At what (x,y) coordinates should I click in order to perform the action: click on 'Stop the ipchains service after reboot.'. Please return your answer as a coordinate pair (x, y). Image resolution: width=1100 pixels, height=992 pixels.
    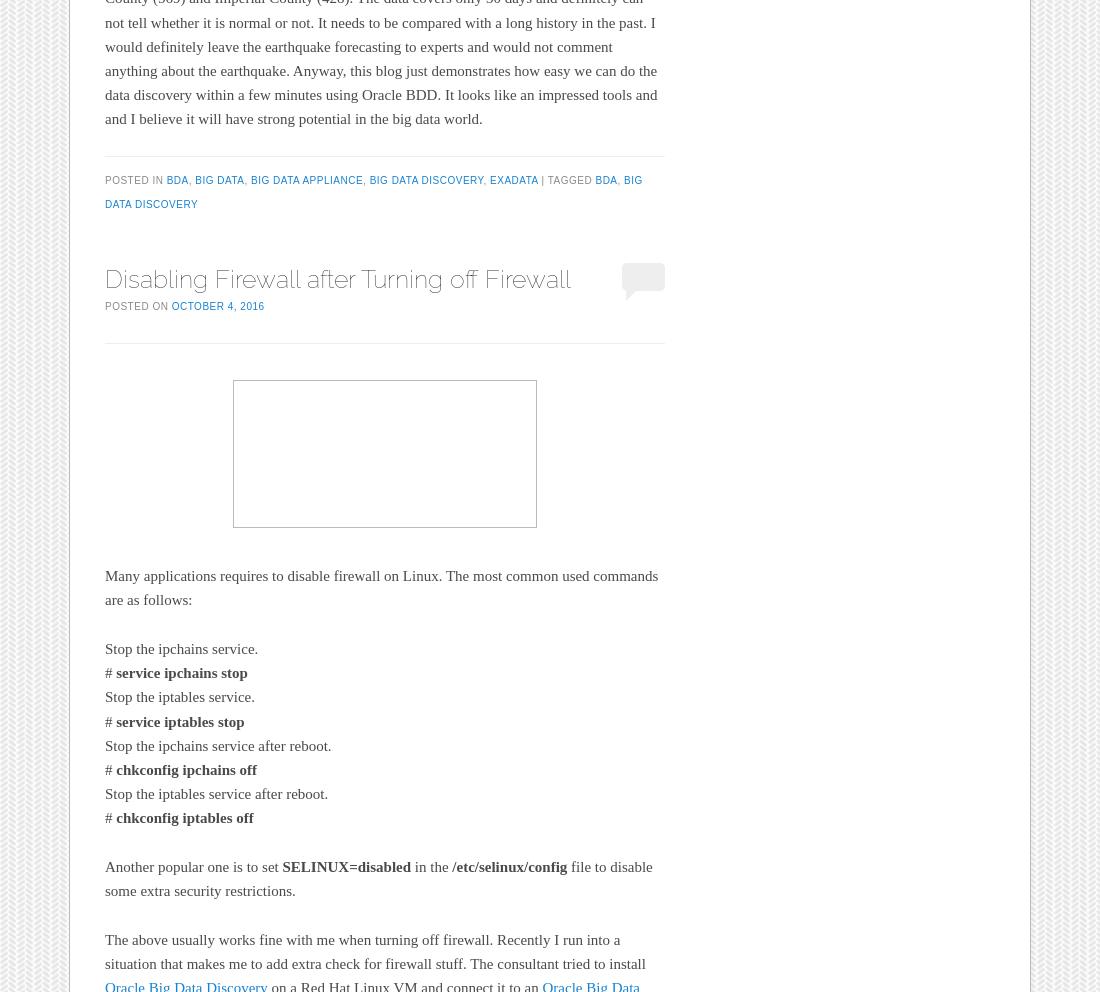
    Looking at the image, I should click on (218, 744).